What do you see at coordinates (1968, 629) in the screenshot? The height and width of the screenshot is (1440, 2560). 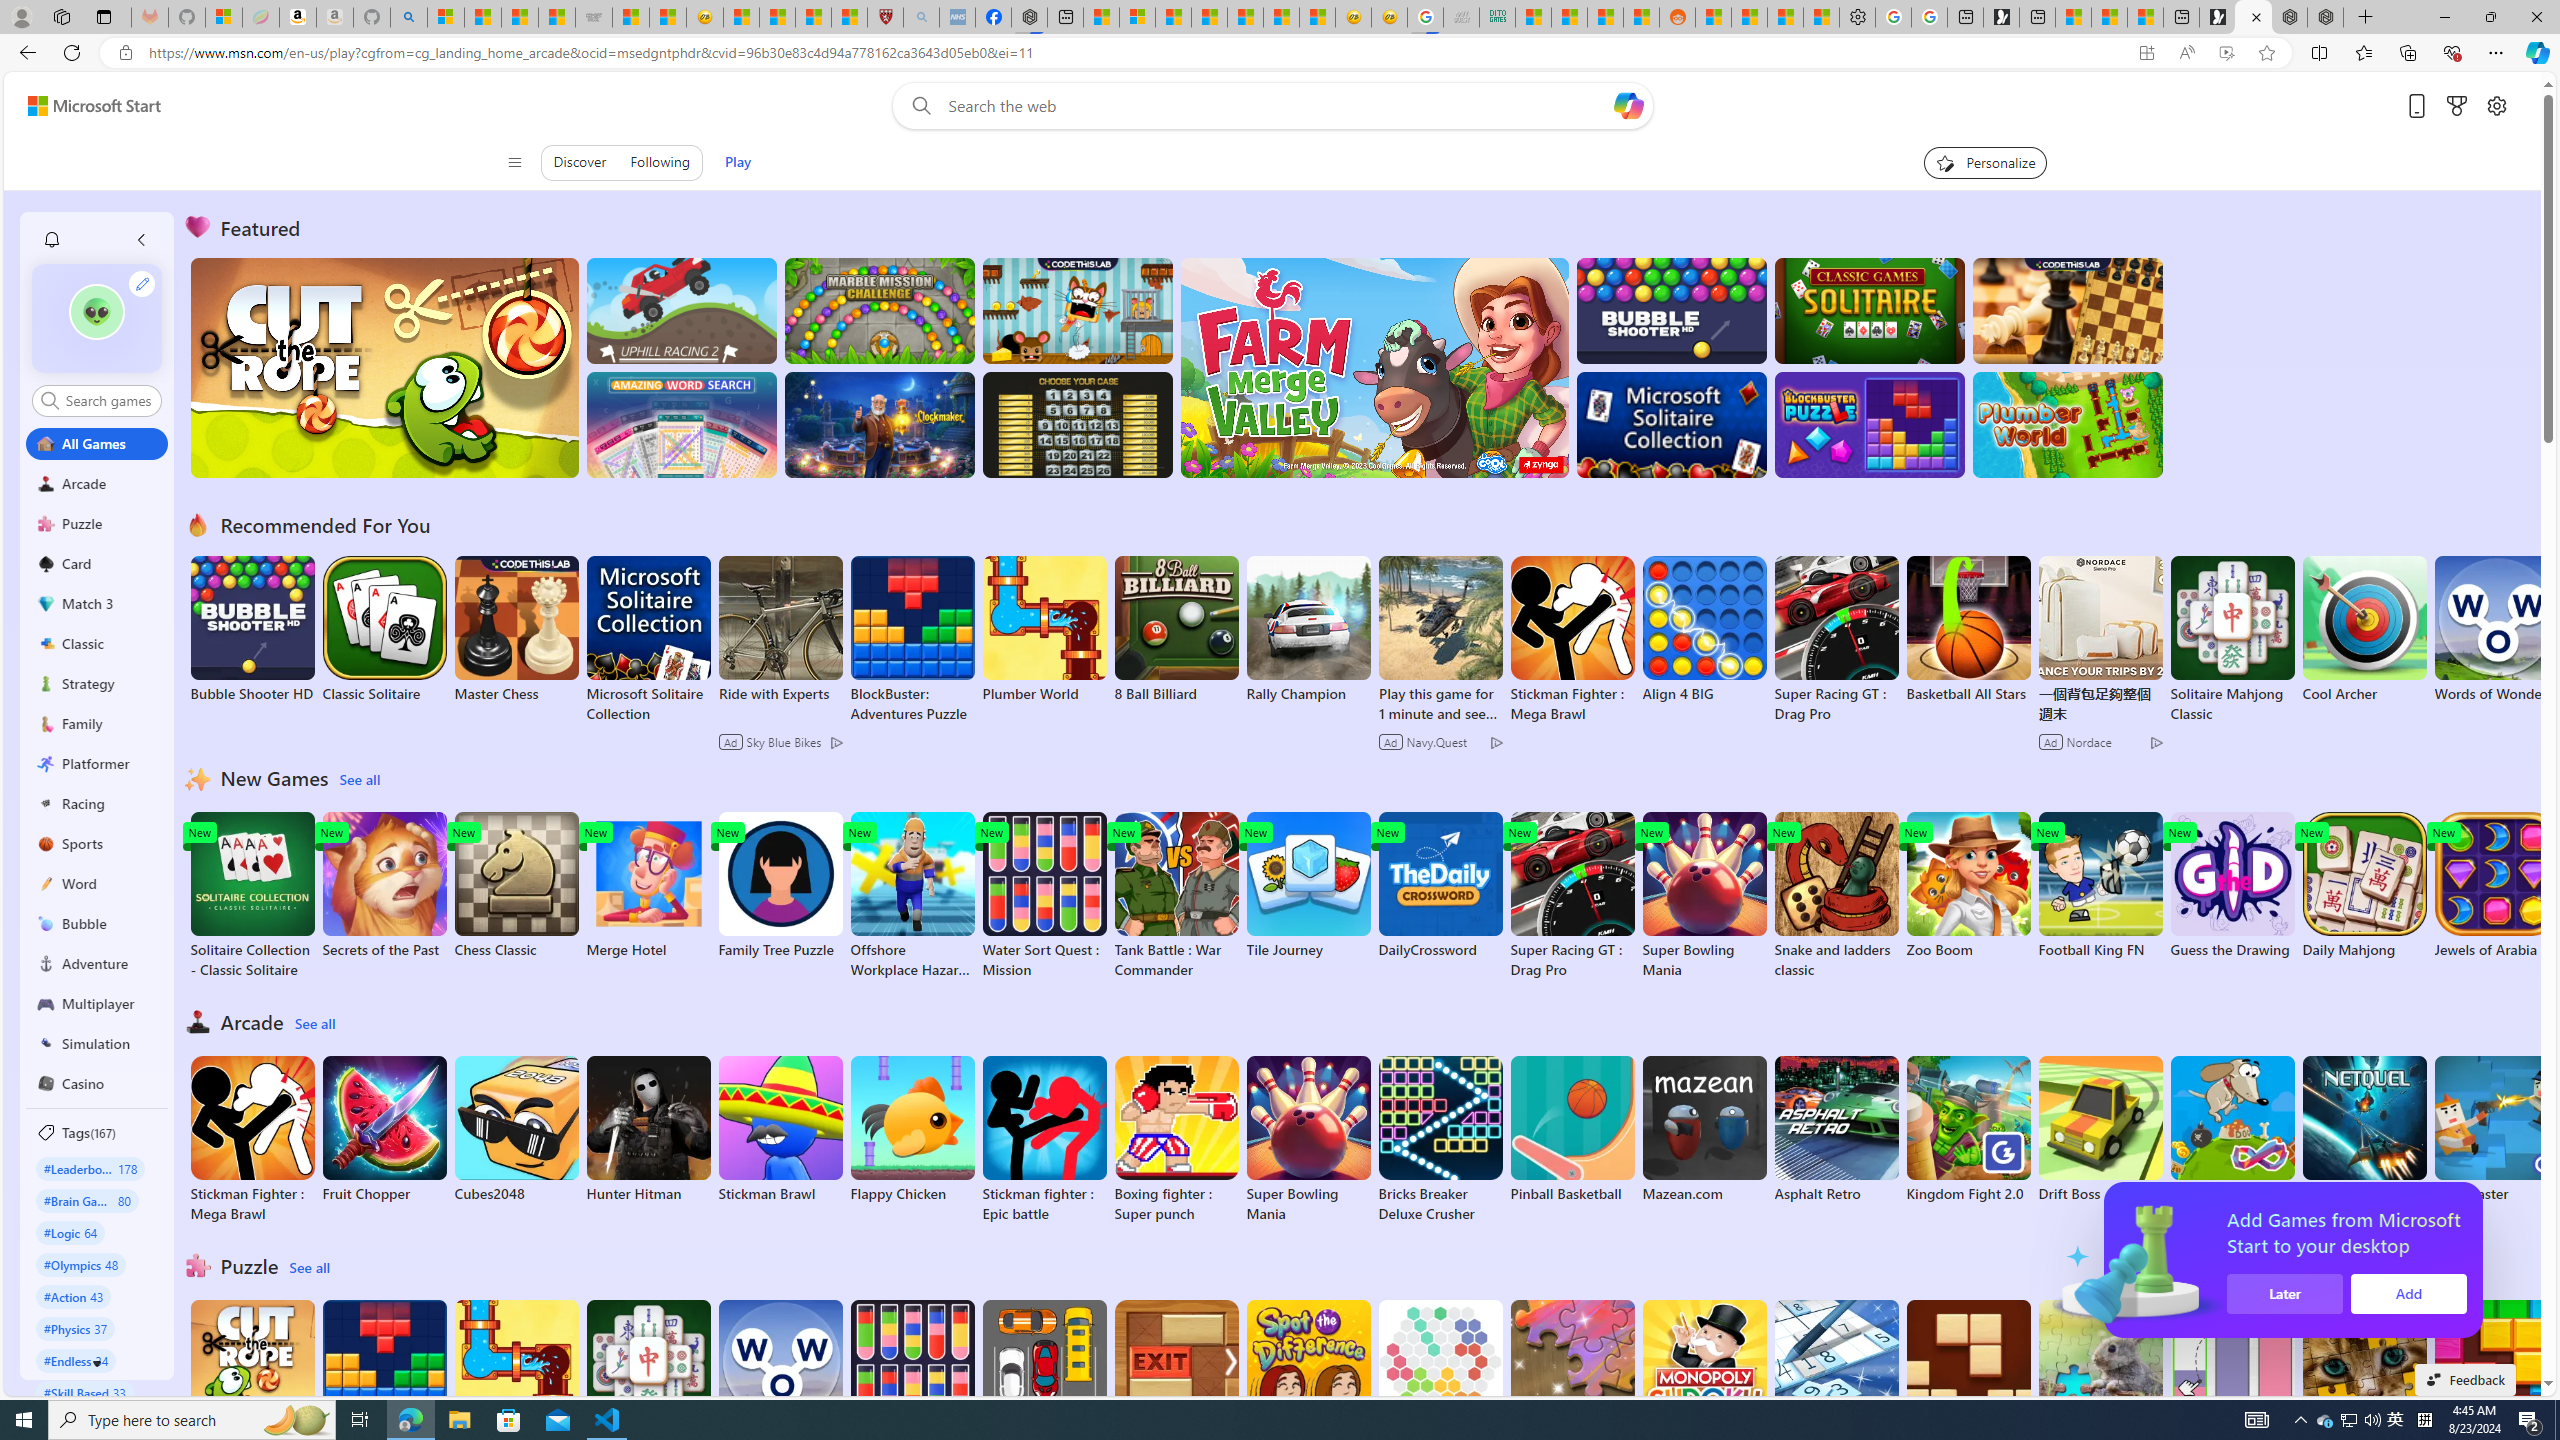 I see `'Basketball All Stars'` at bounding box center [1968, 629].